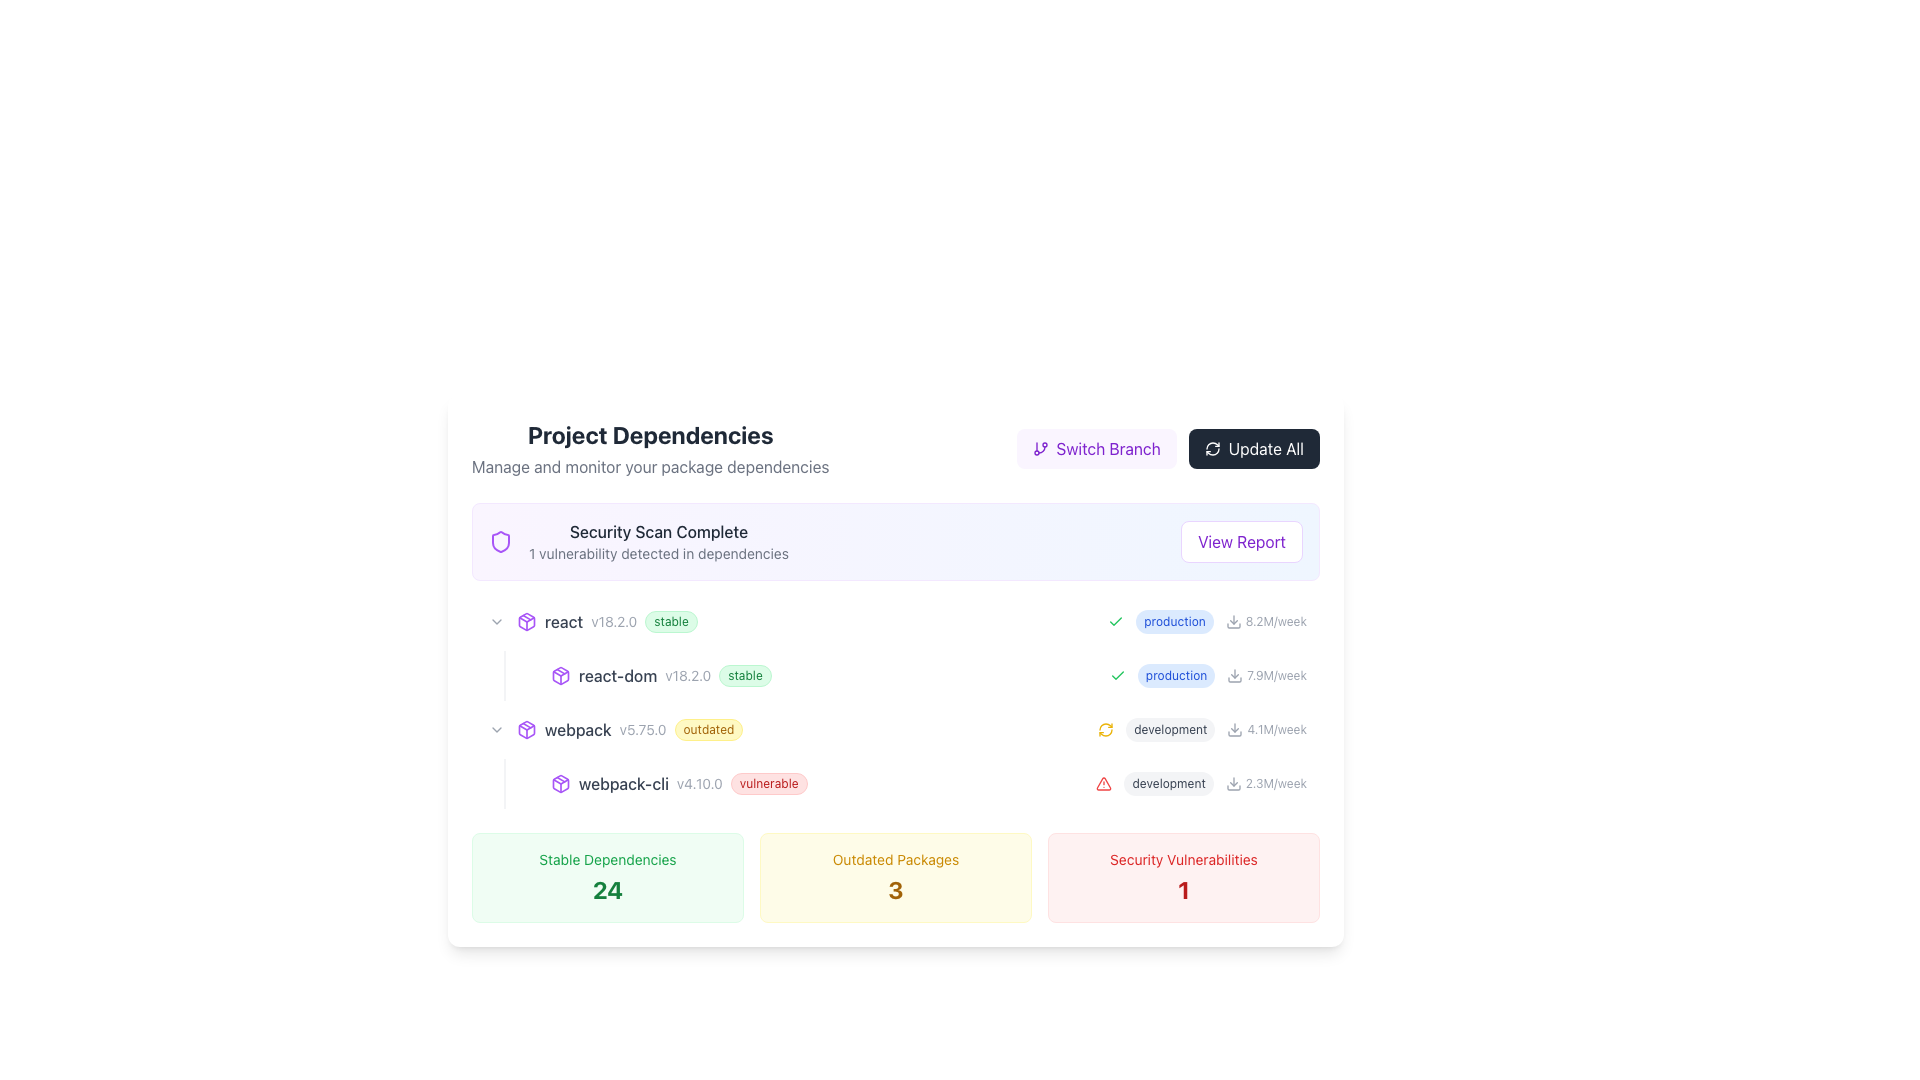  I want to click on the 'Security Vulnerabilities' label, which is styled in red and positioned above the numeral '1' in a light red card-like section, so click(1184, 859).